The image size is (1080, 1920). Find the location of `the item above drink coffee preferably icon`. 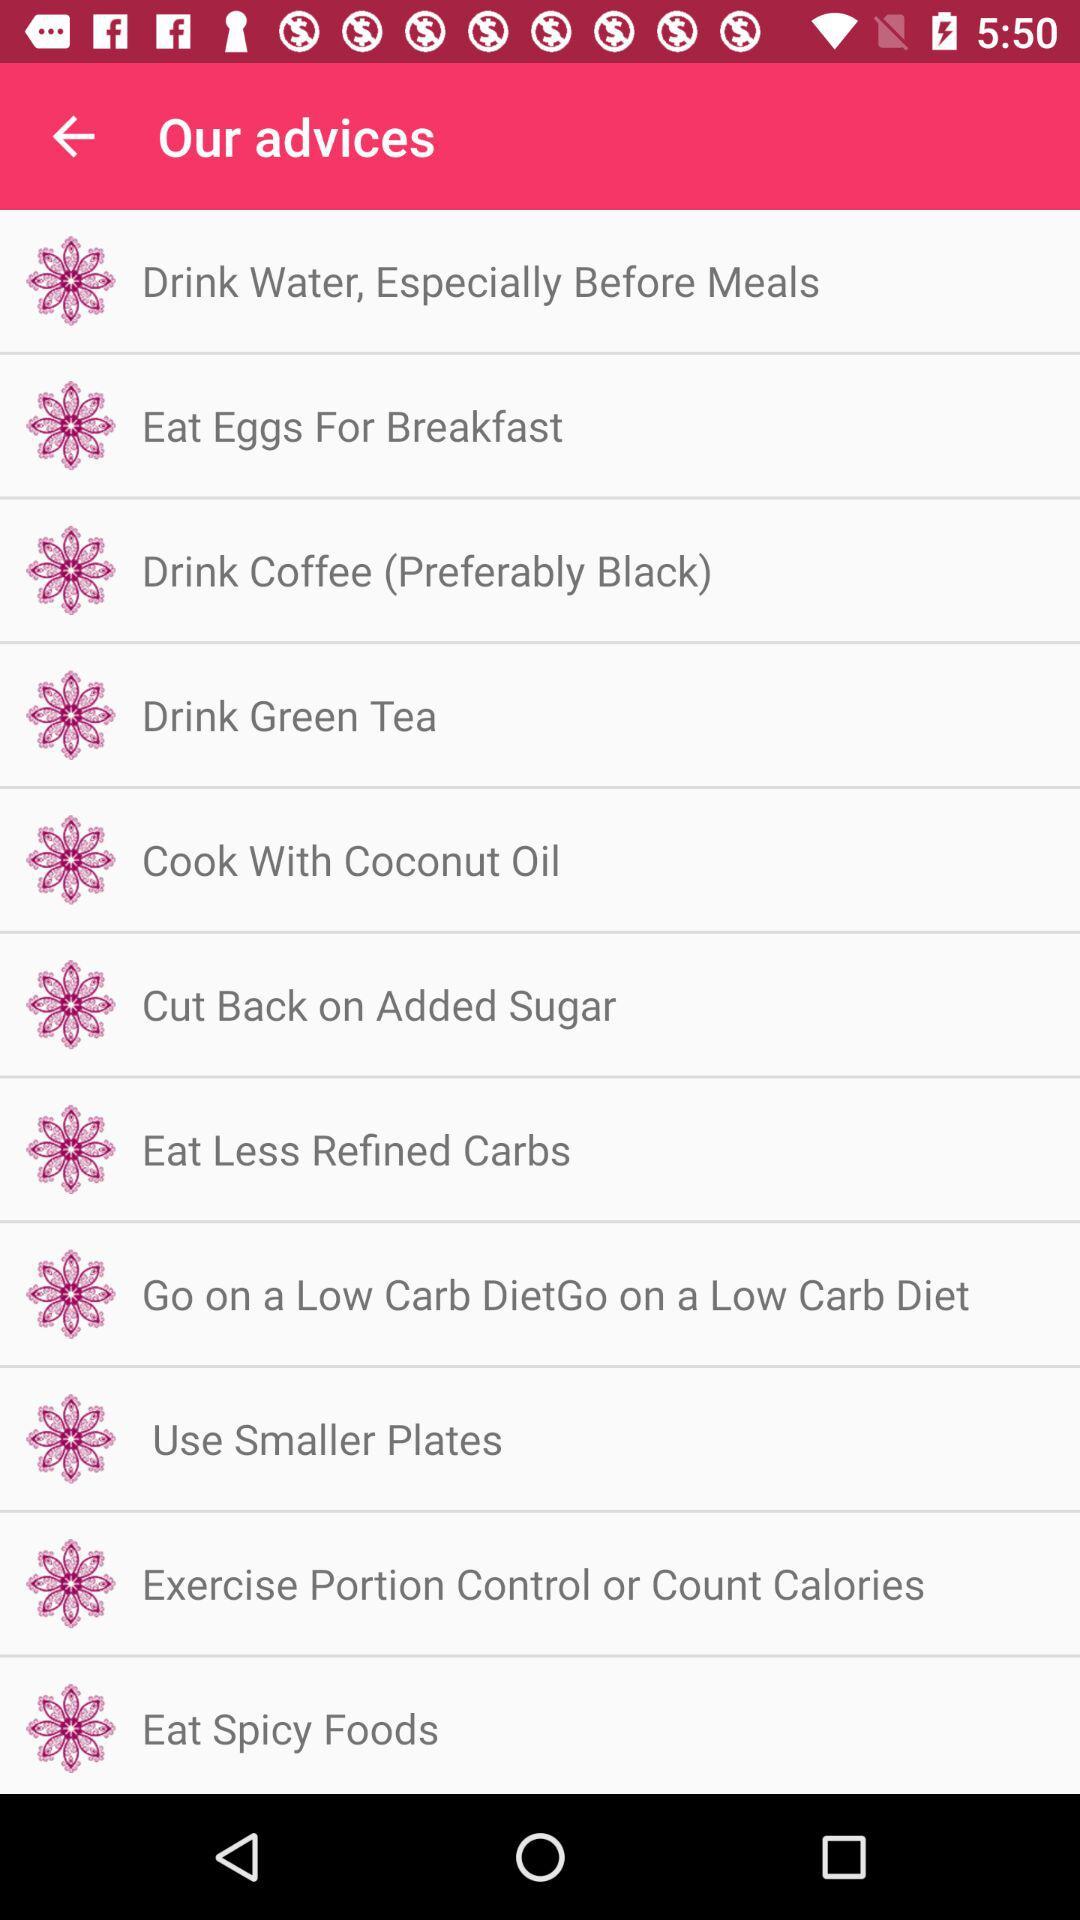

the item above drink coffee preferably icon is located at coordinates (351, 424).